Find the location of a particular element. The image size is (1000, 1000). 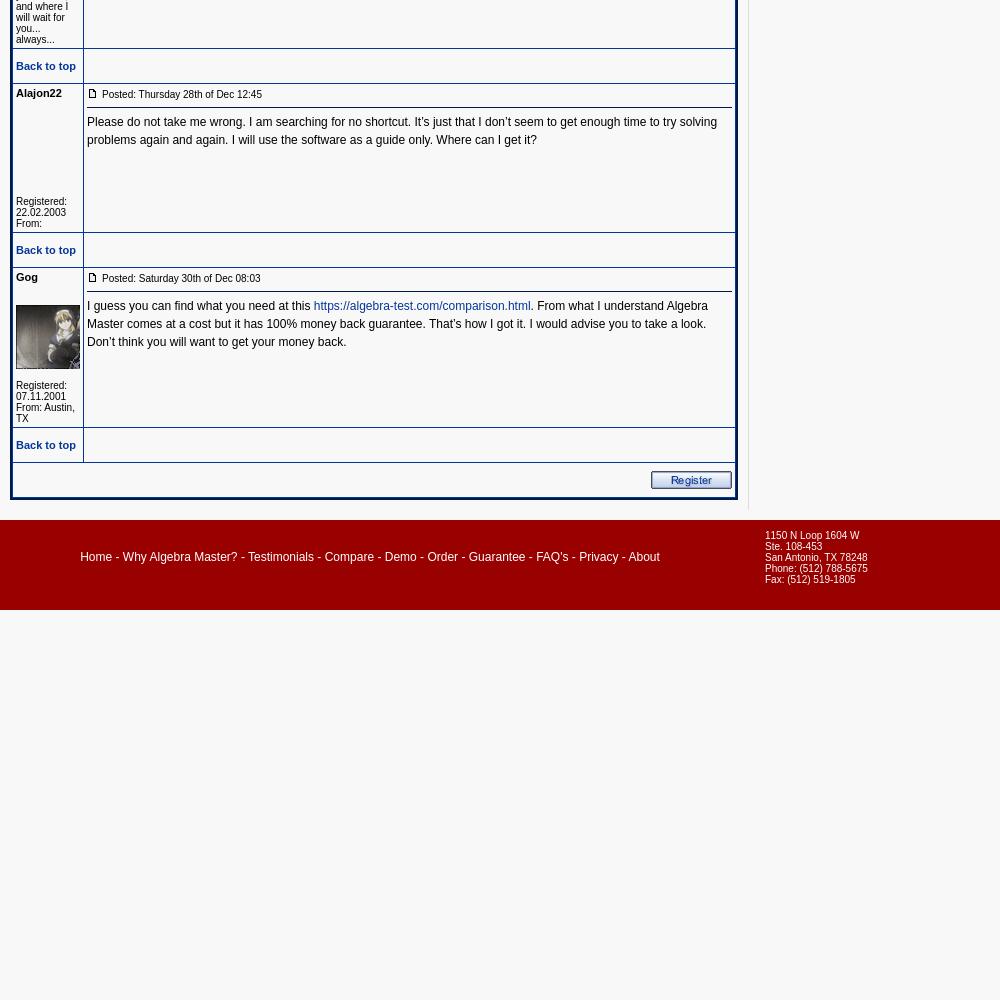

'Ste. 108-453' is located at coordinates (793, 546).